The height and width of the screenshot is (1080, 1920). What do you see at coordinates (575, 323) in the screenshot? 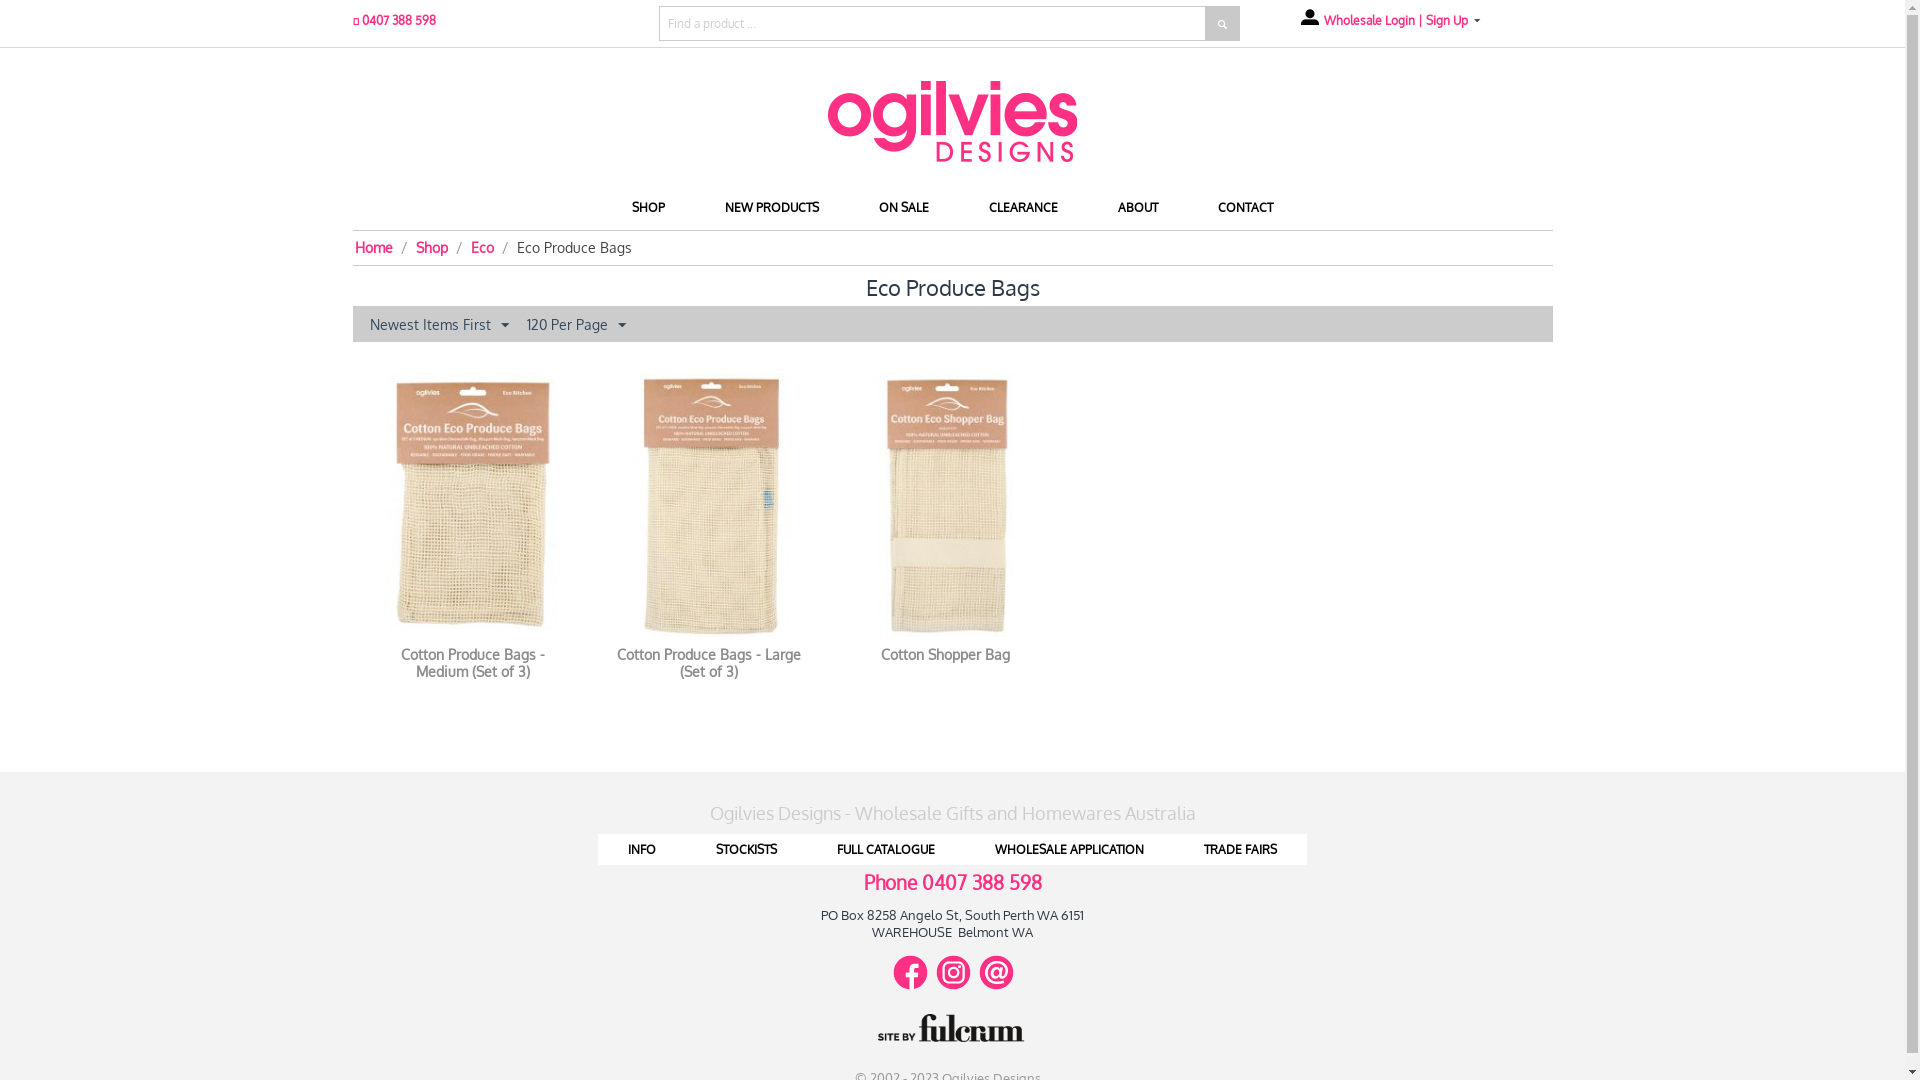
I see `'120 Per Page'` at bounding box center [575, 323].